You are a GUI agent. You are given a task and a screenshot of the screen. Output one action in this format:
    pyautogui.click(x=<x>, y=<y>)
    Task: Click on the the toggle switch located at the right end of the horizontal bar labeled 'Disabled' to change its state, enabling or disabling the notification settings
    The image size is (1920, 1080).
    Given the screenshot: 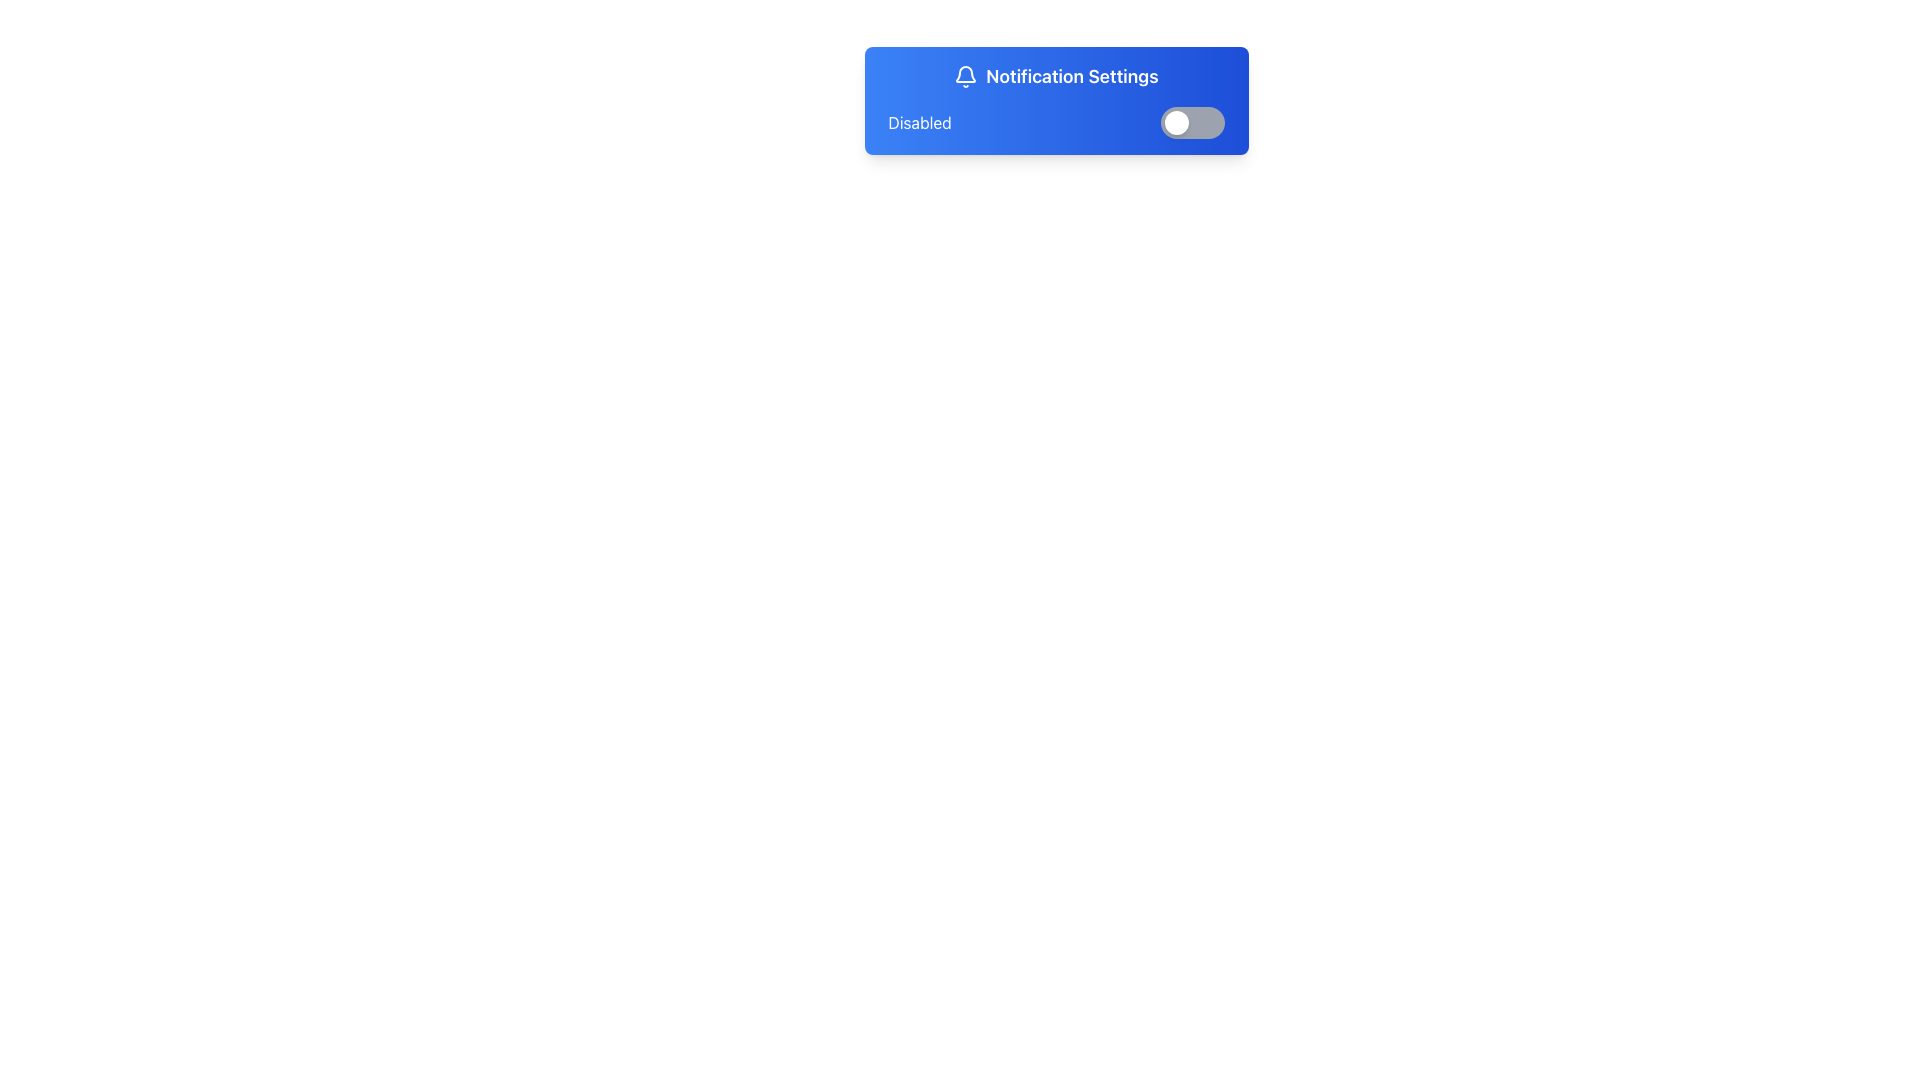 What is the action you would take?
    pyautogui.click(x=1192, y=123)
    